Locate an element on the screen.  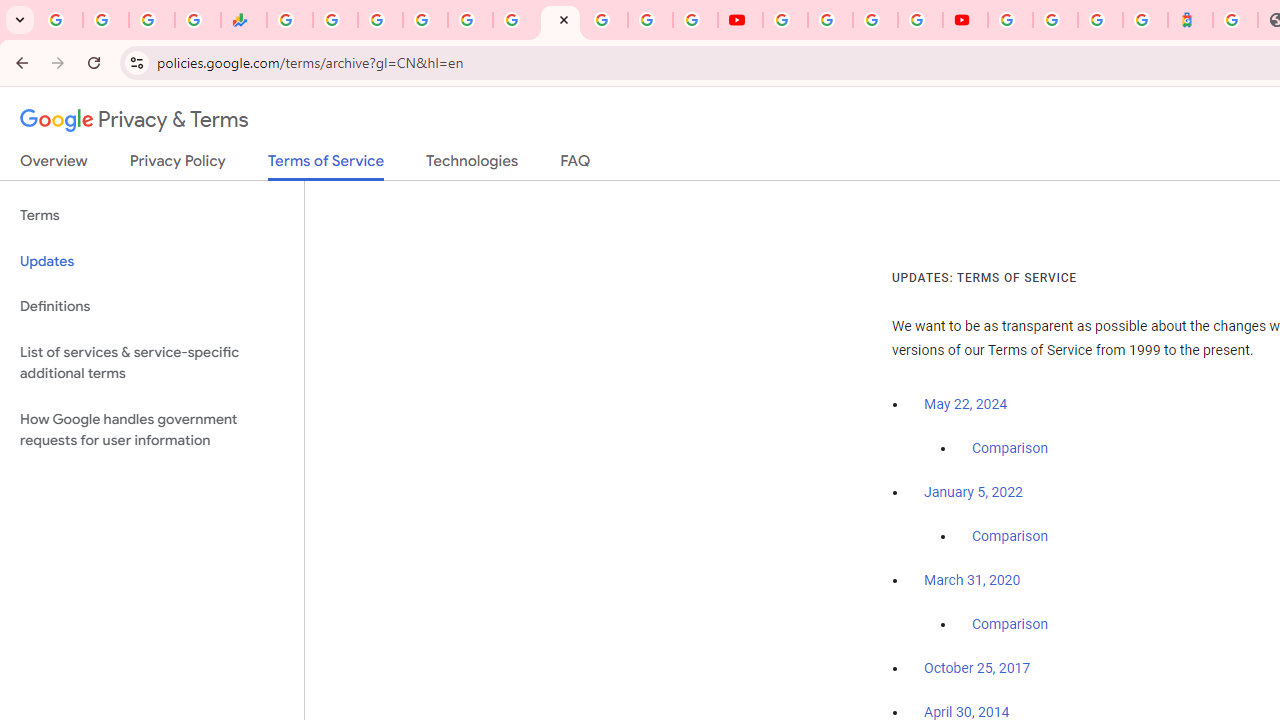
'Sign in - Google Accounts' is located at coordinates (1054, 20).